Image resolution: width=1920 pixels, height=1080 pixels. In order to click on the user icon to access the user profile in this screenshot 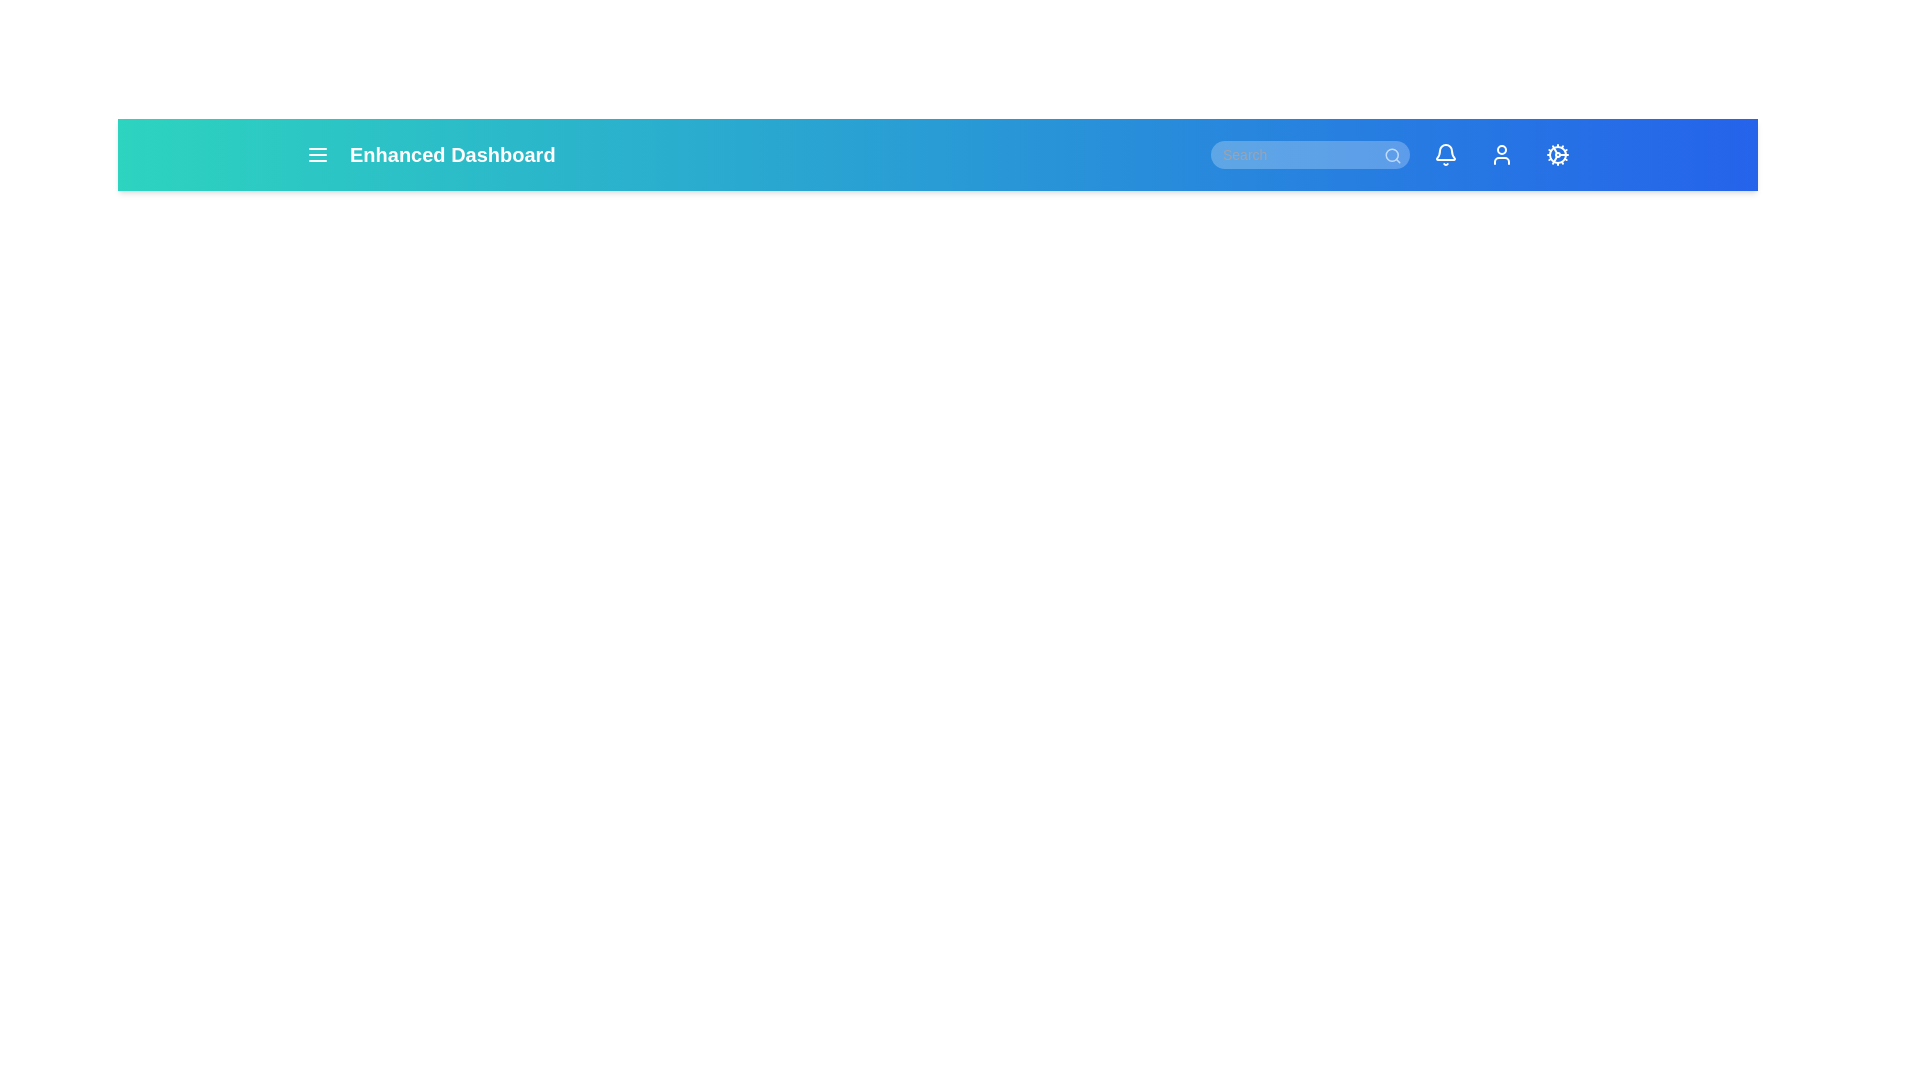, I will do `click(1502, 153)`.